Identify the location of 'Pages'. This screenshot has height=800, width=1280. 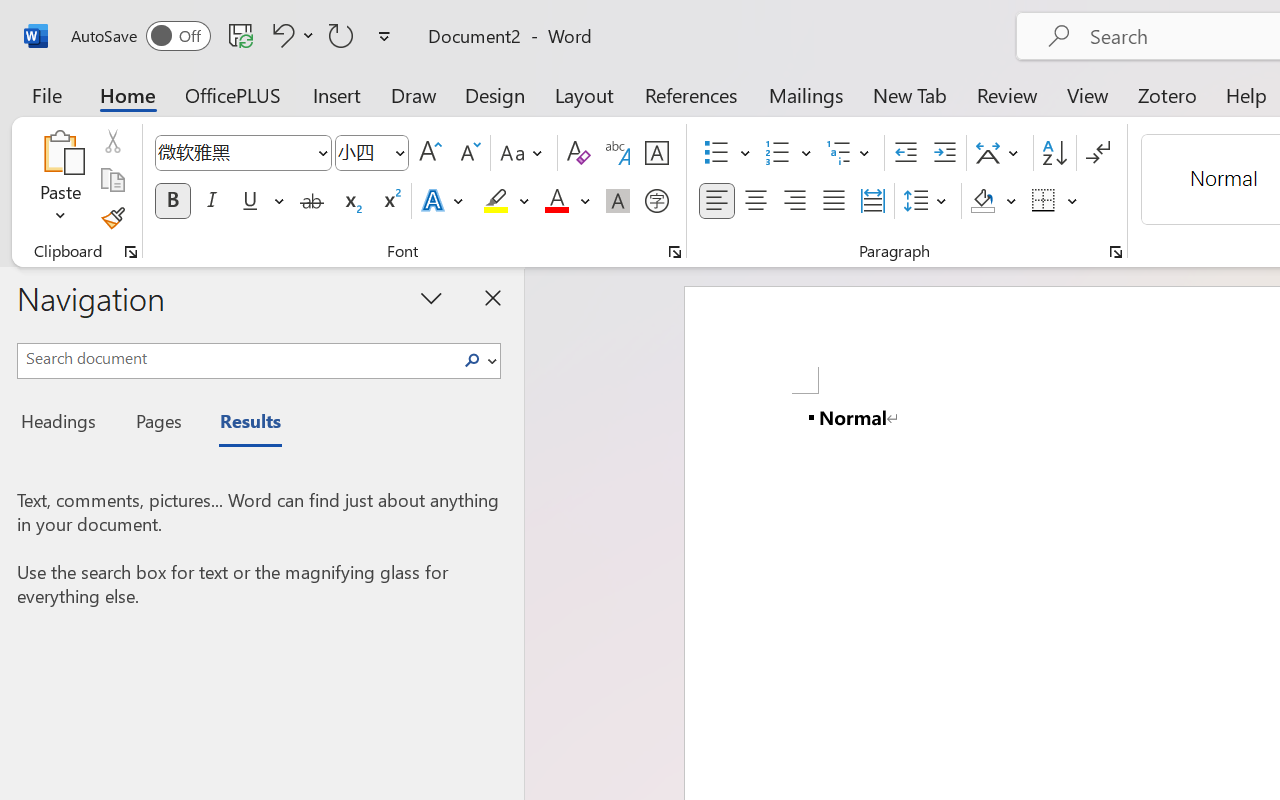
(155, 424).